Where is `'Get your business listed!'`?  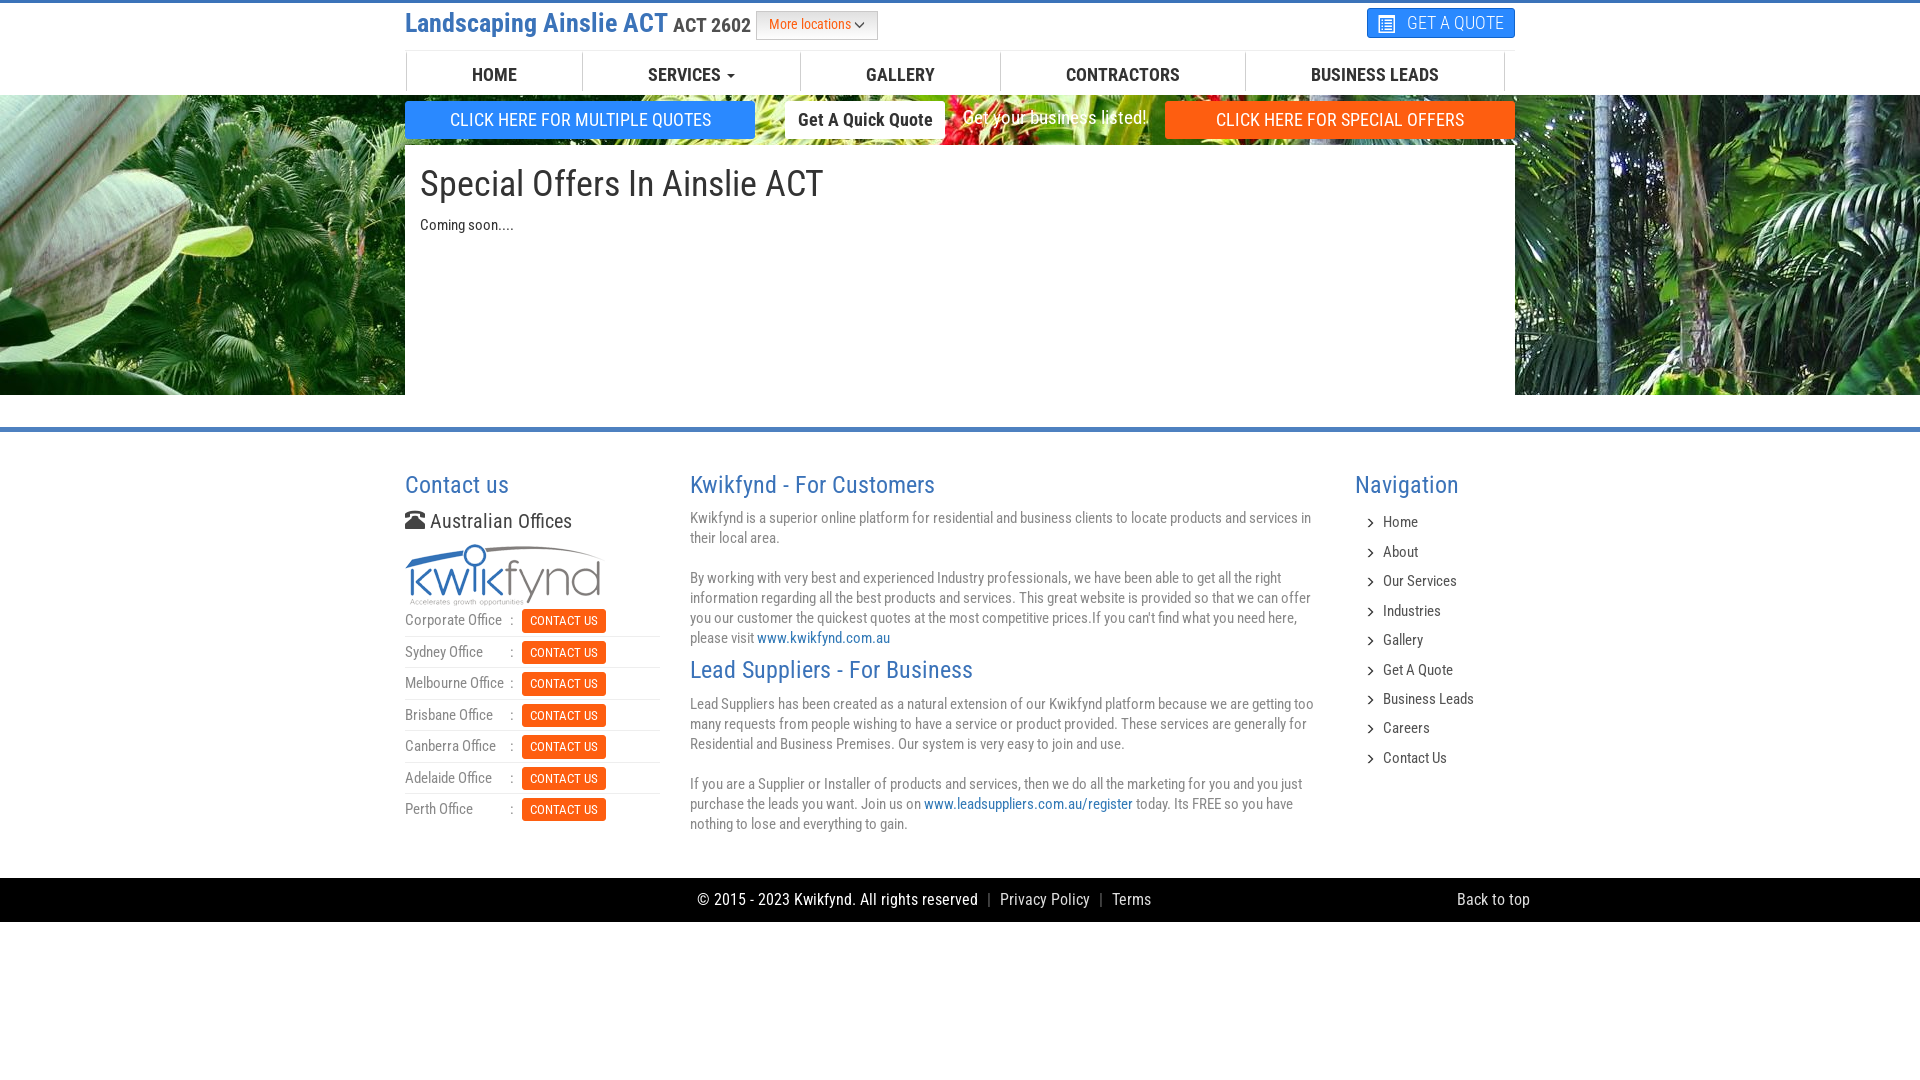 'Get your business listed!' is located at coordinates (960, 118).